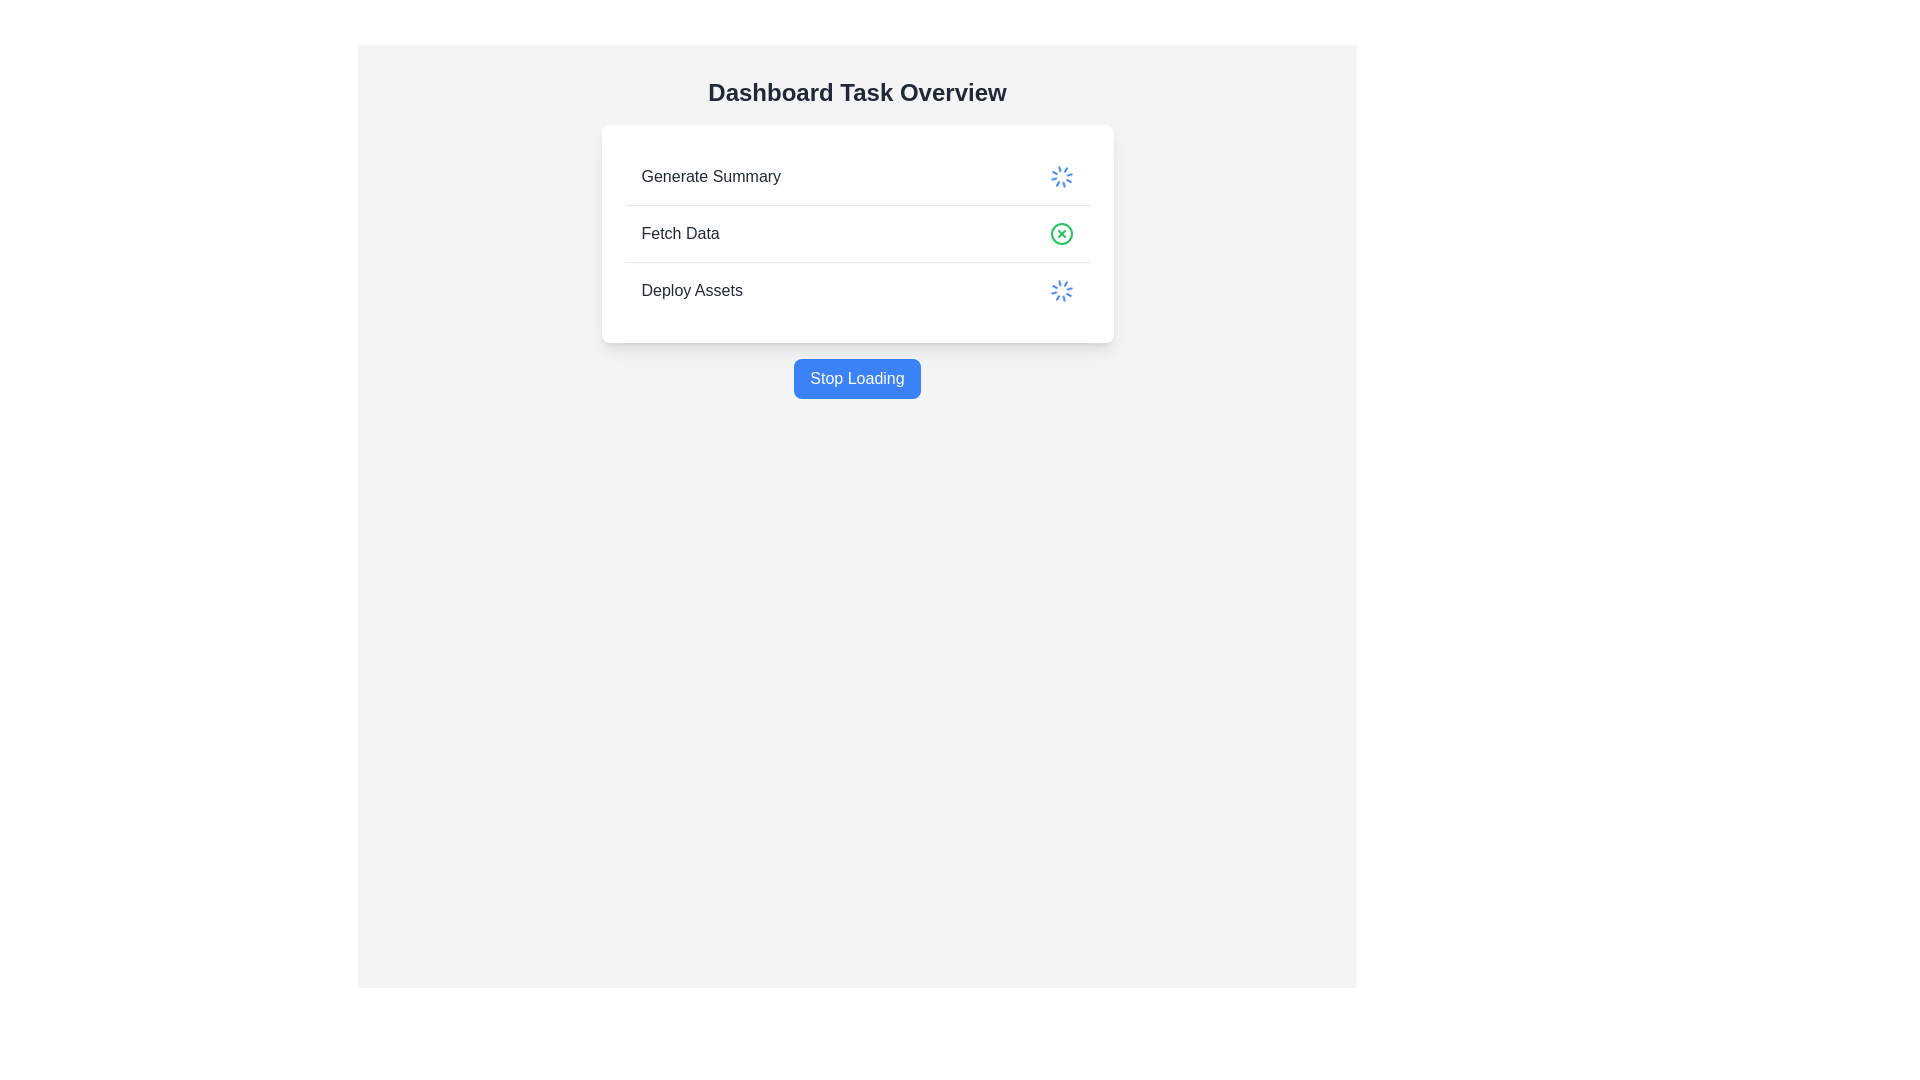  I want to click on the text label that indicates the purpose or activity type for a task at the top of the vertical list in the dashboard interface, so click(711, 176).